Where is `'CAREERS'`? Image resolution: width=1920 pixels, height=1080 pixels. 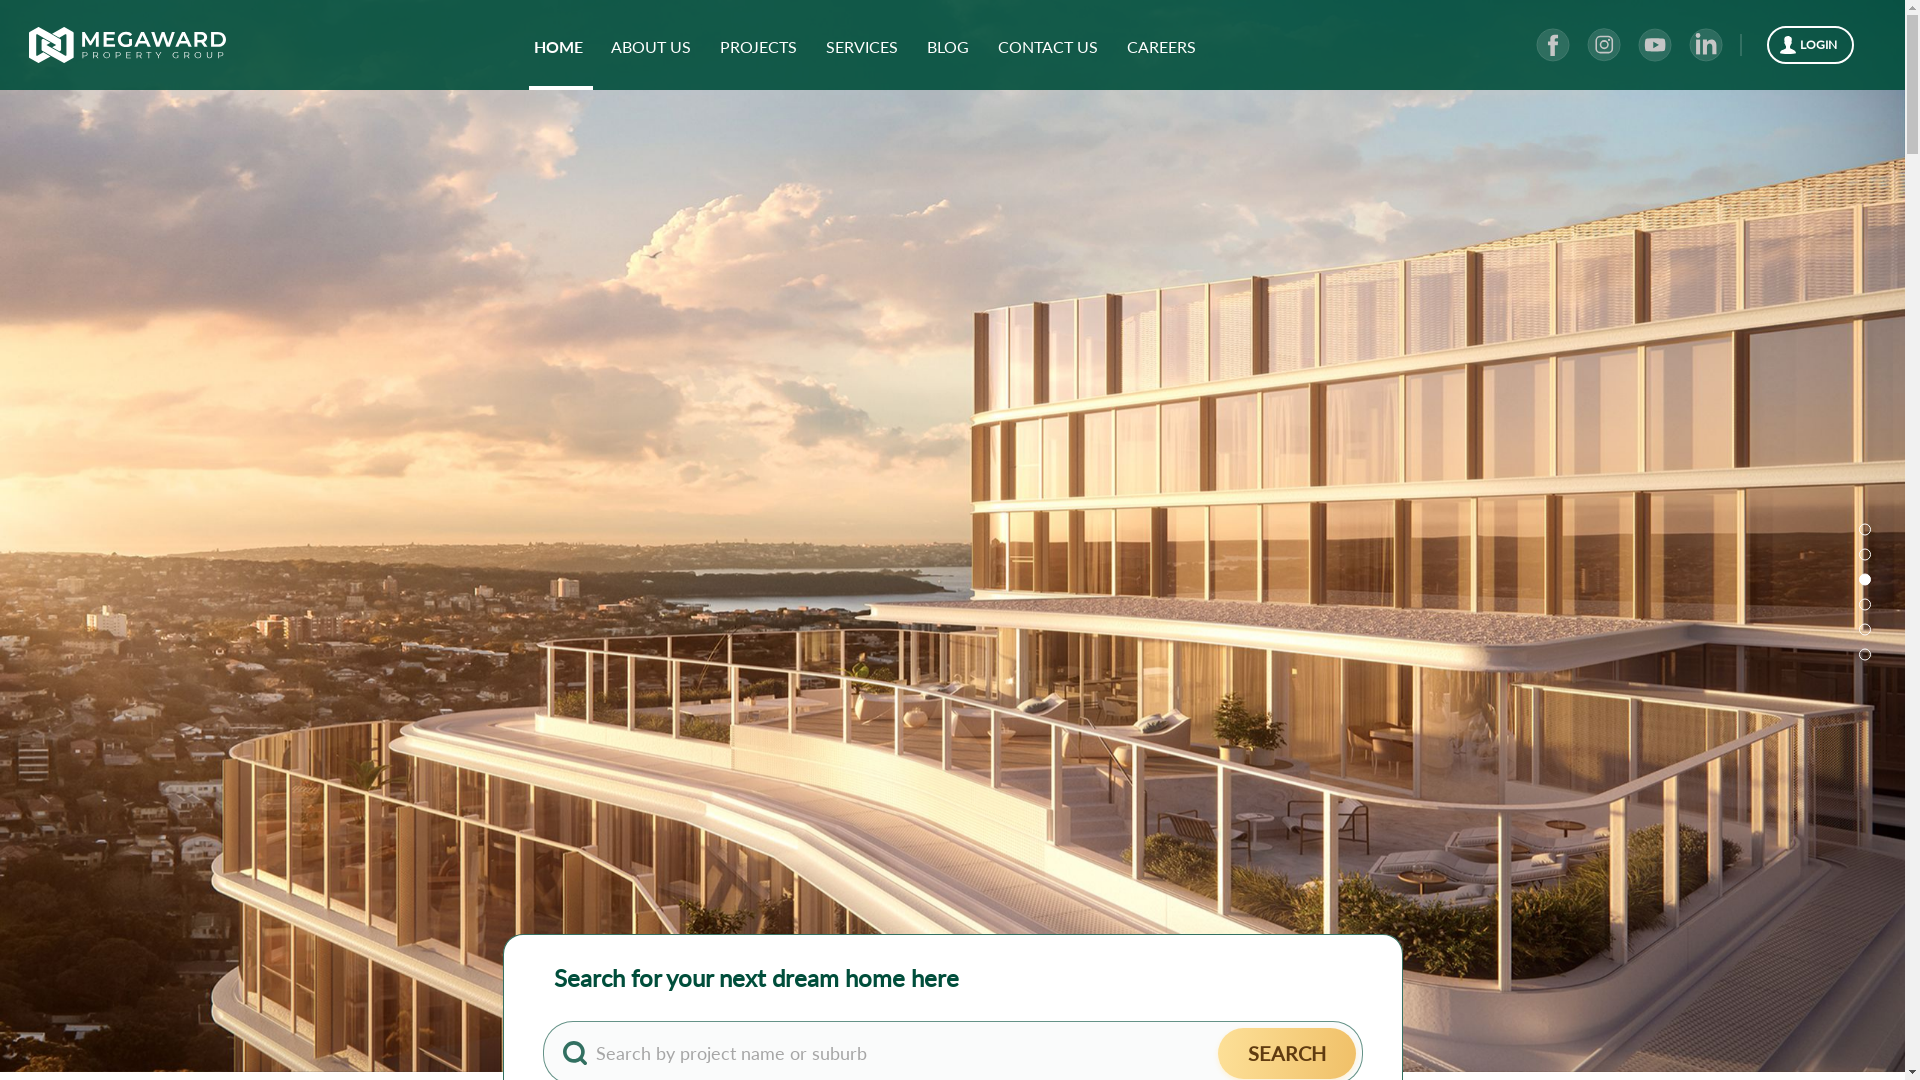
'CAREERS' is located at coordinates (1127, 45).